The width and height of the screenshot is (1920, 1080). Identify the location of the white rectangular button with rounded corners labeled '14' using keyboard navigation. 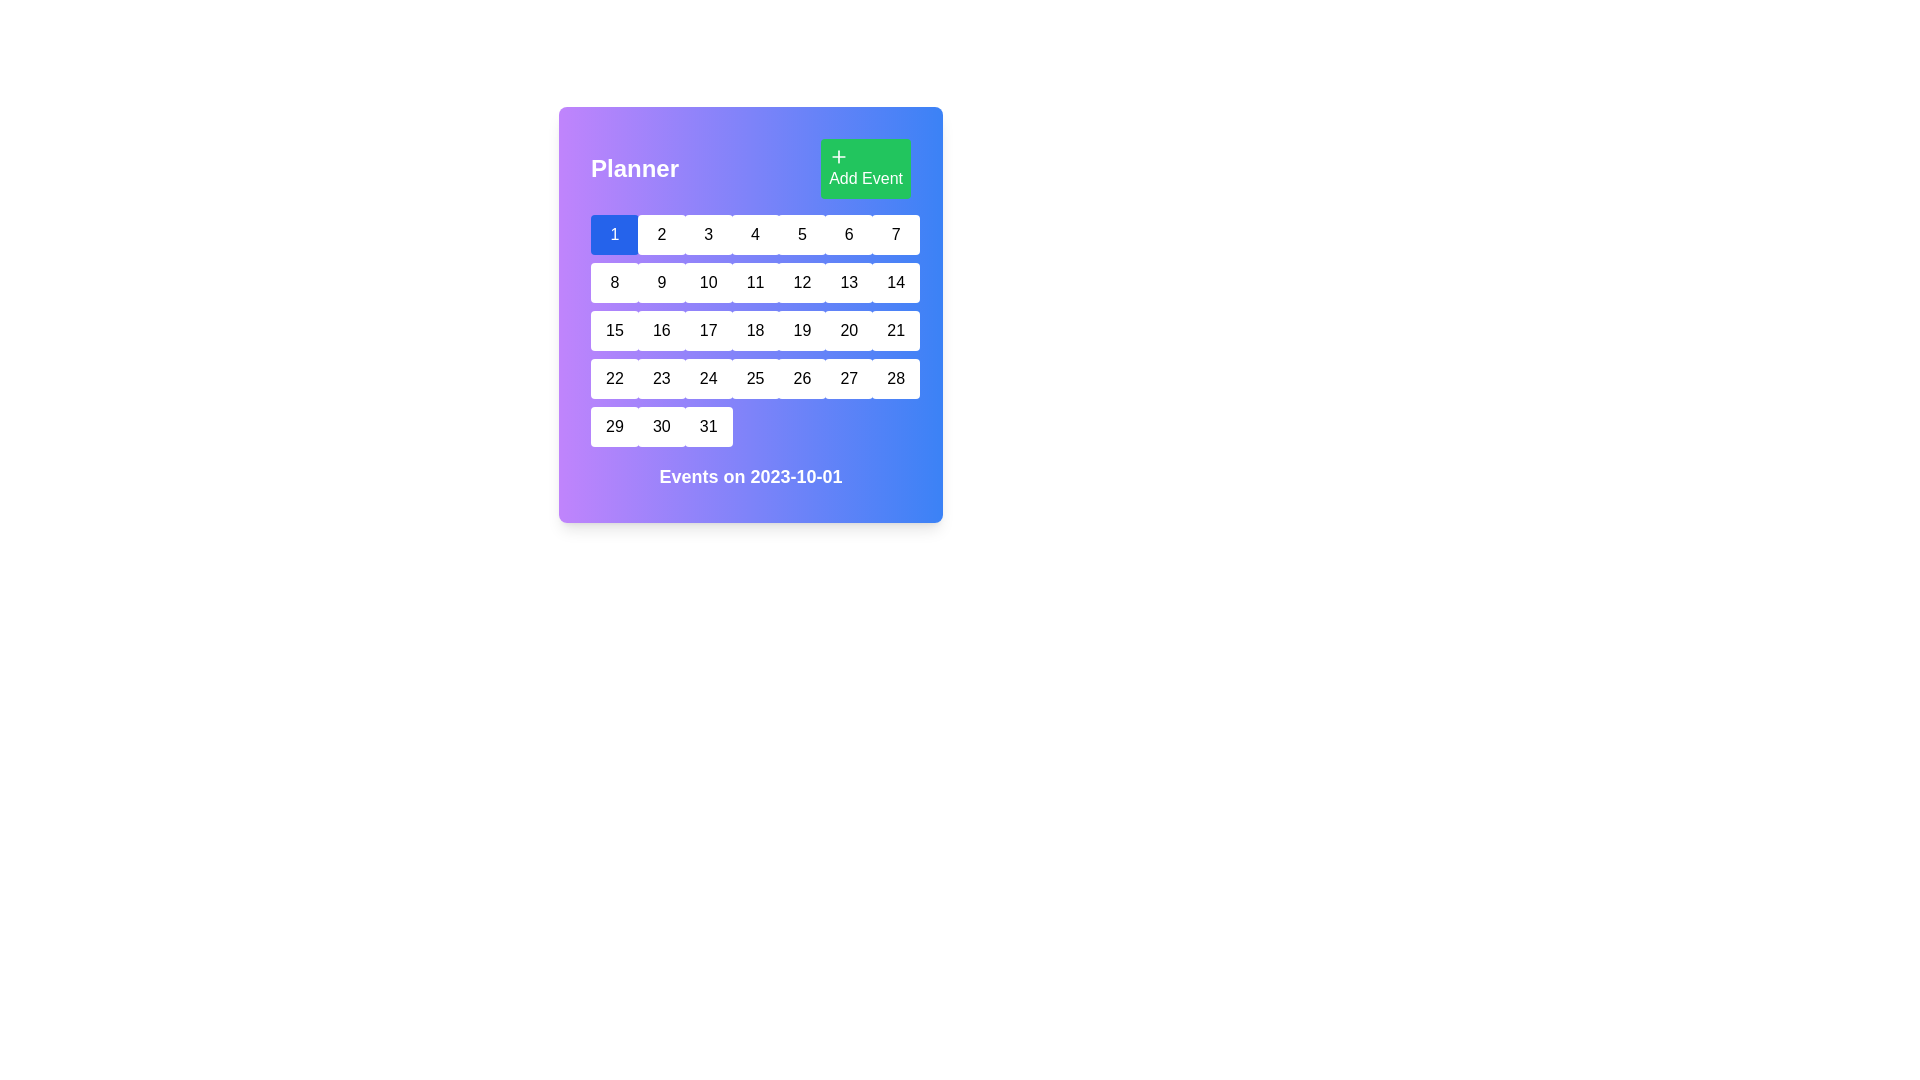
(895, 282).